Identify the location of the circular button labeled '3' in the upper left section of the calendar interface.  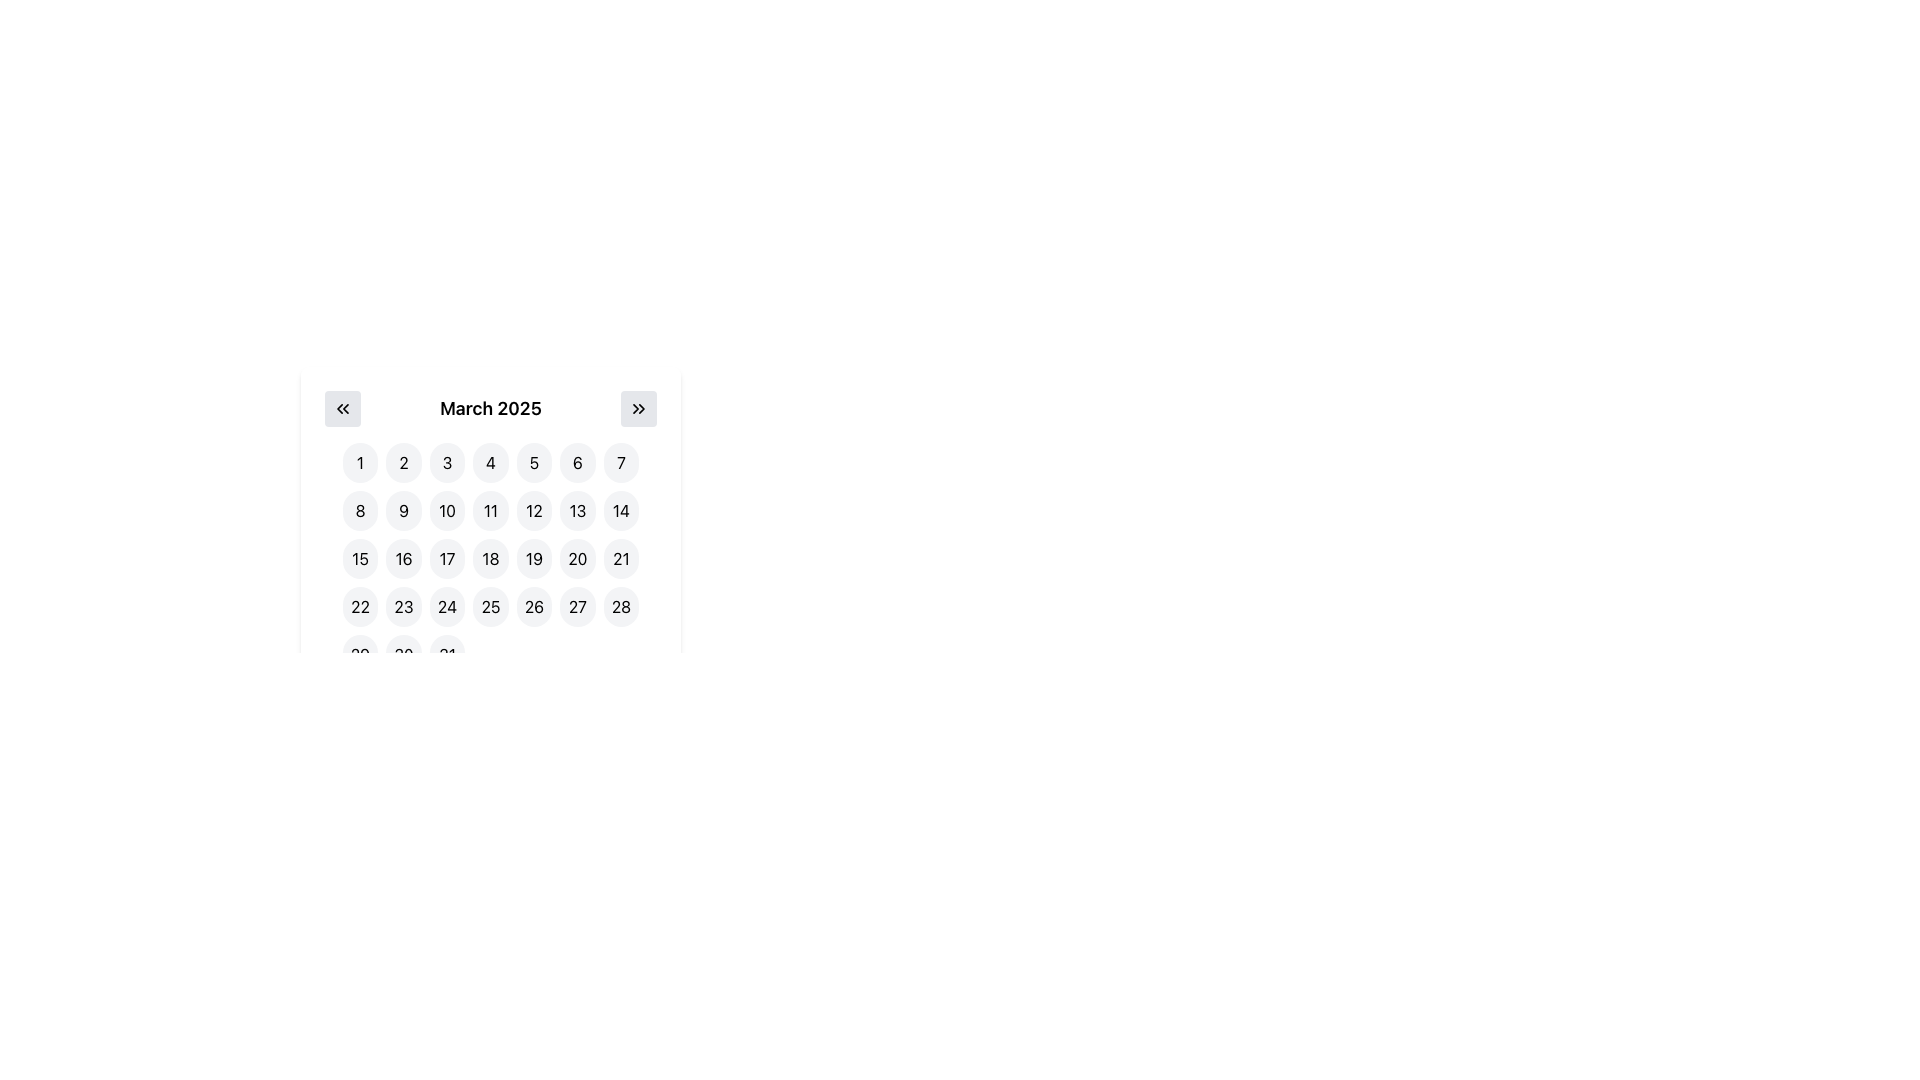
(446, 462).